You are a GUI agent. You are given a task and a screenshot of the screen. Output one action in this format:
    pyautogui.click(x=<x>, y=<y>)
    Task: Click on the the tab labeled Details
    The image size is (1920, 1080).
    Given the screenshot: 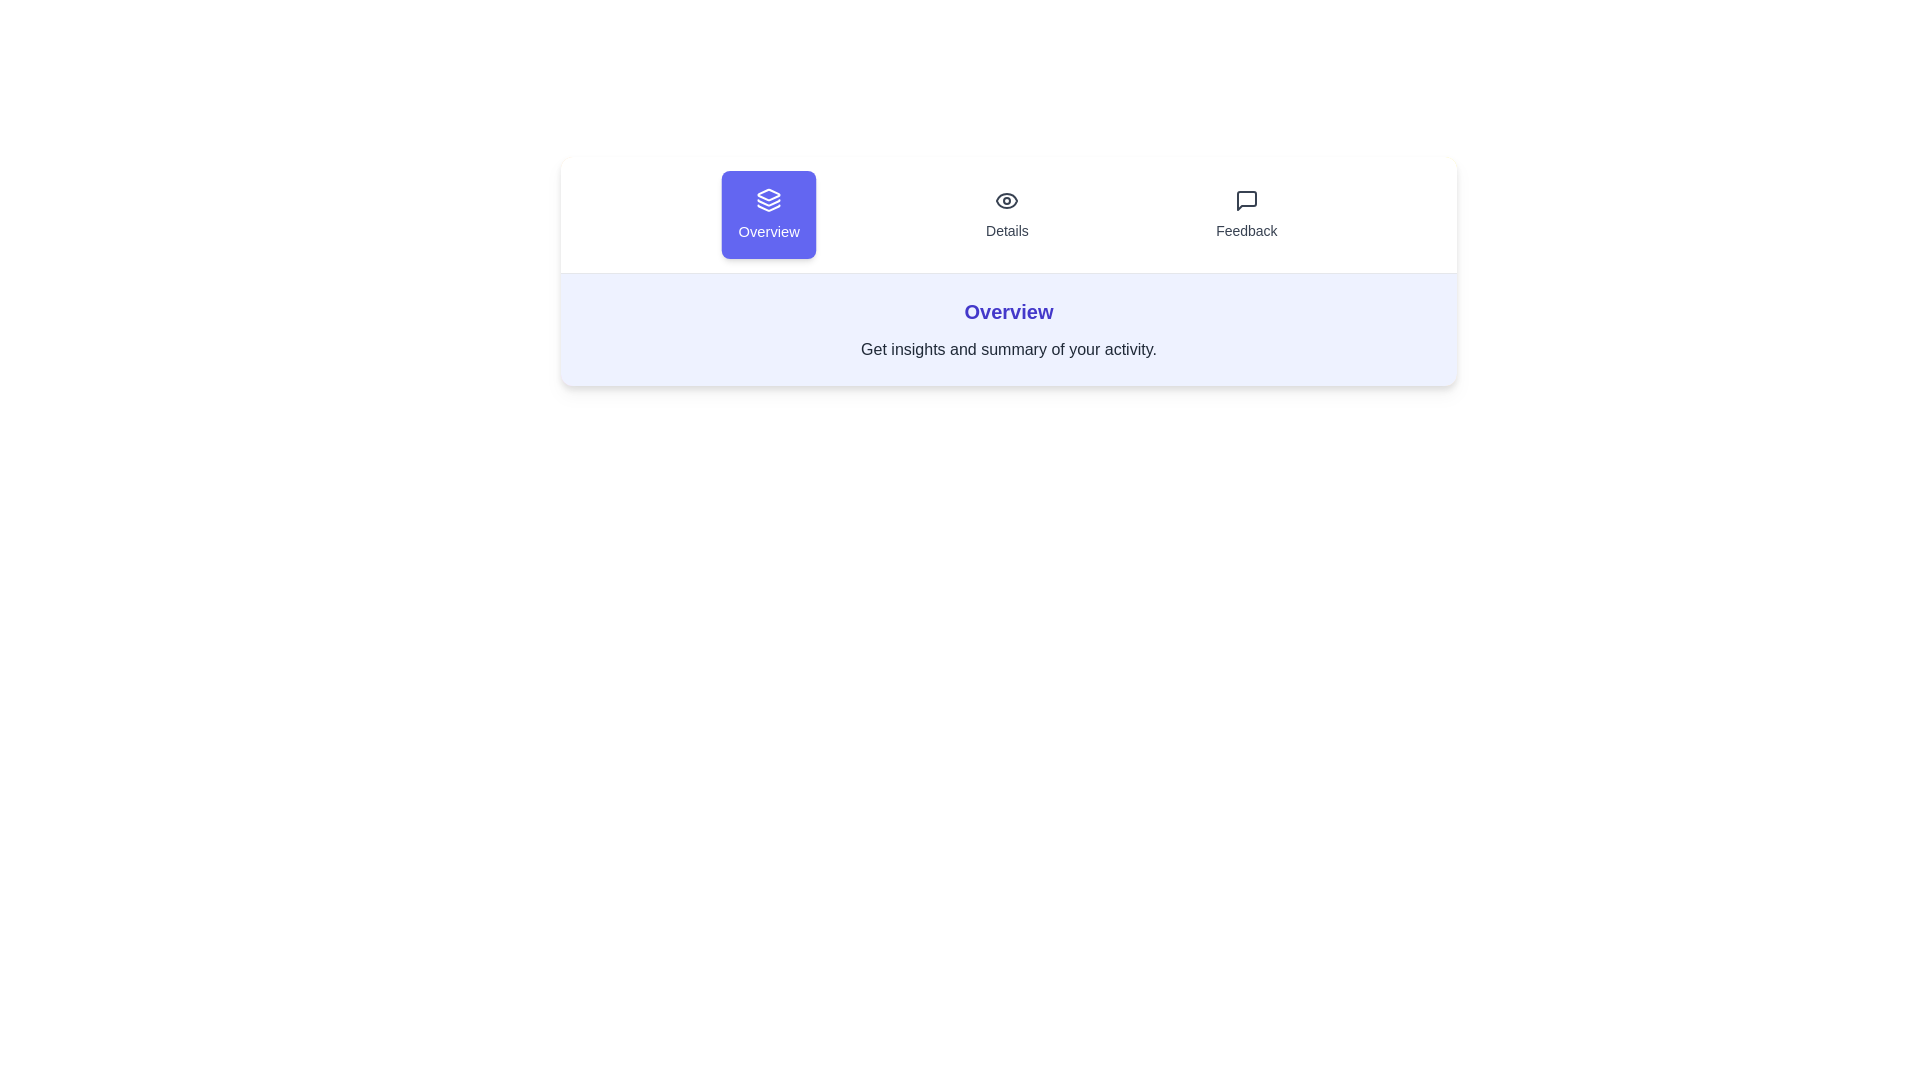 What is the action you would take?
    pyautogui.click(x=1007, y=215)
    